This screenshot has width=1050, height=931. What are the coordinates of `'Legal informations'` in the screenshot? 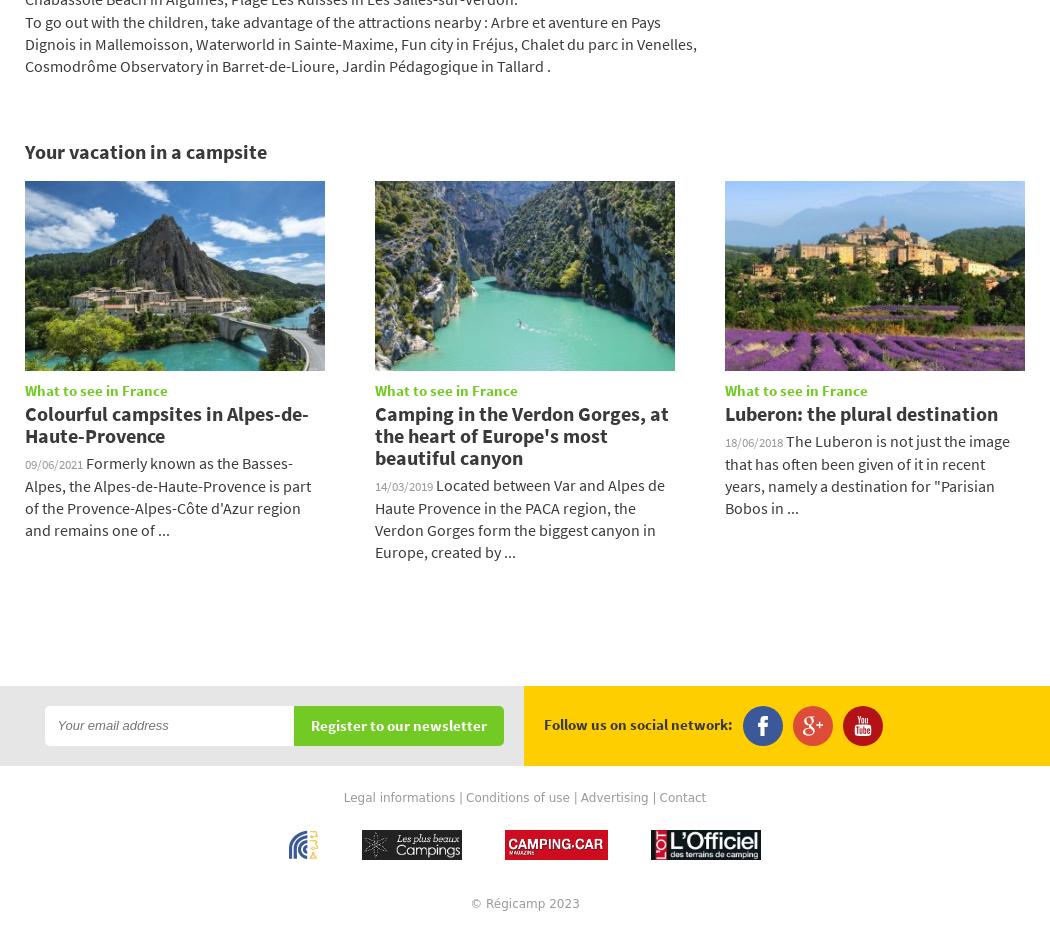 It's located at (399, 797).